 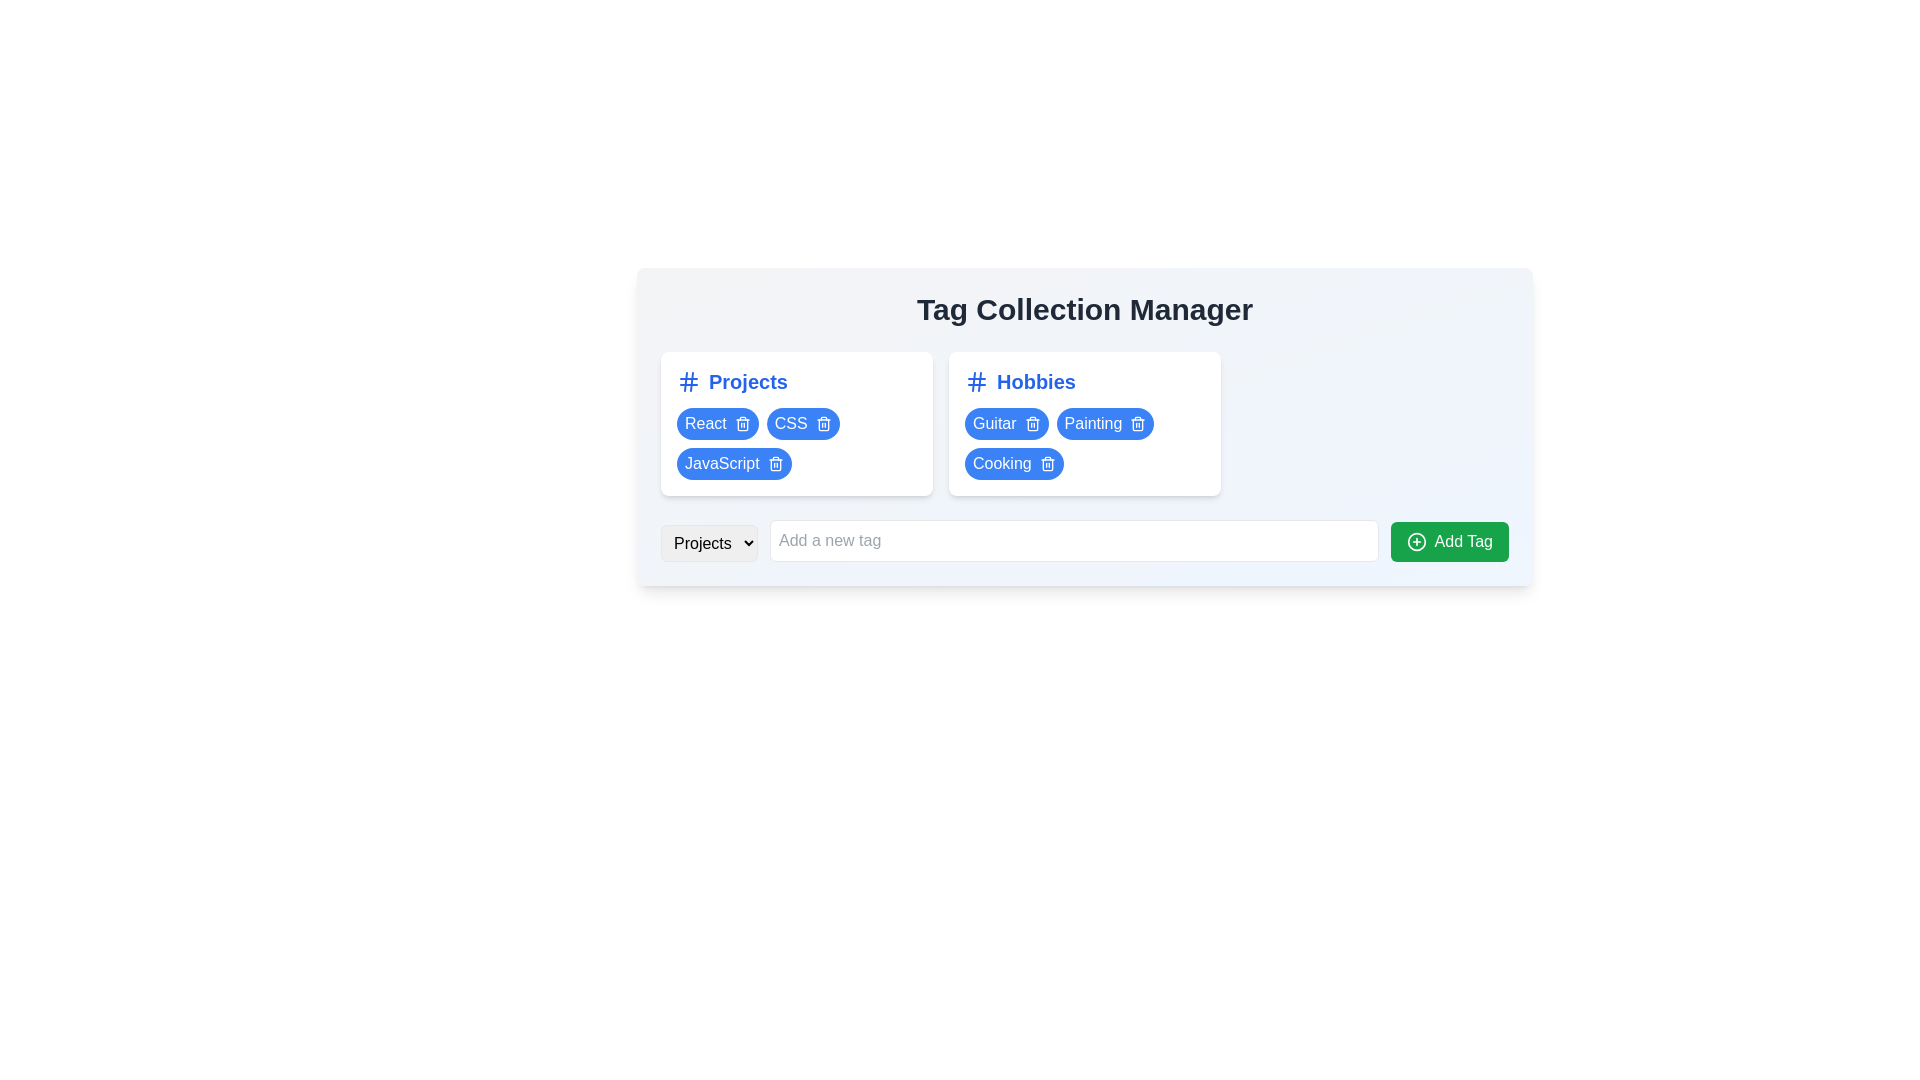 I want to click on the 'Add Tag' button, which features an icon to the left of the text, to initiate the addition of a tag, so click(x=1415, y=542).